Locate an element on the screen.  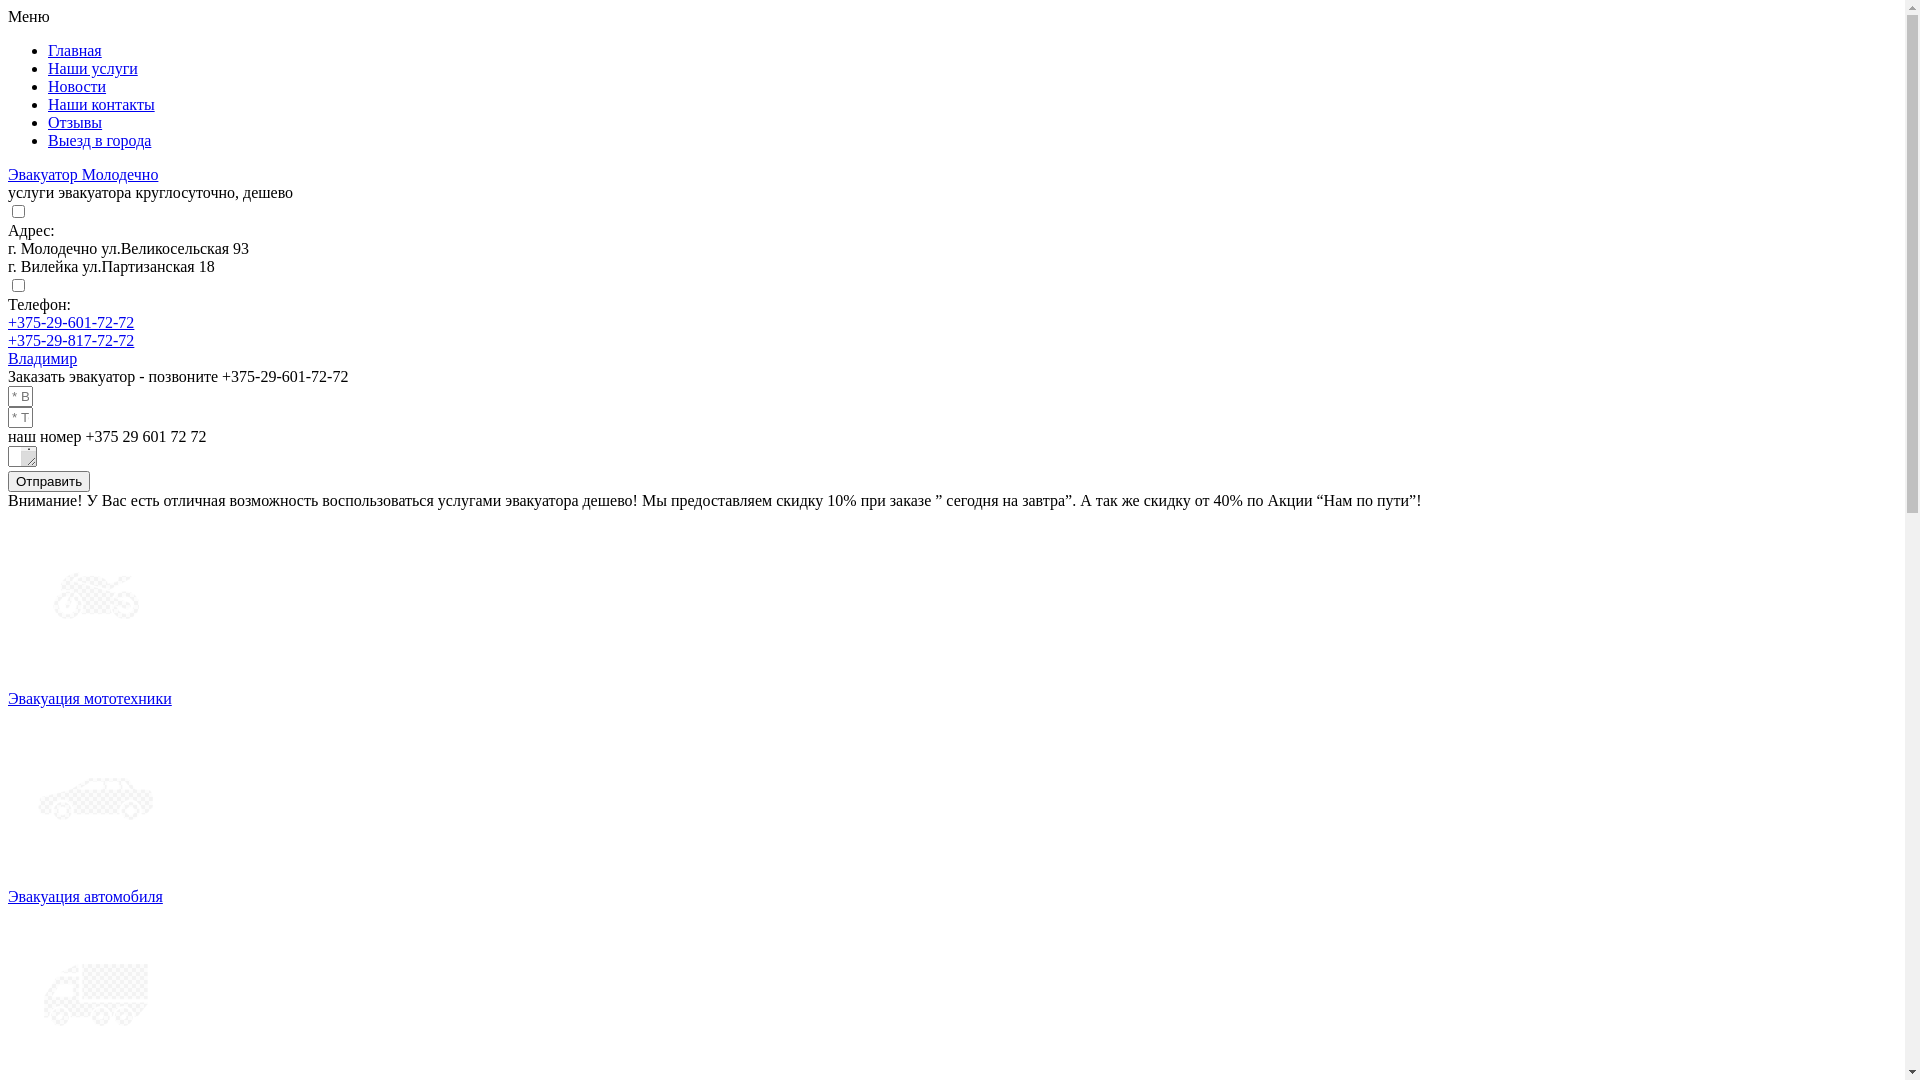
'+375-29-601-72-72' is located at coordinates (71, 321).